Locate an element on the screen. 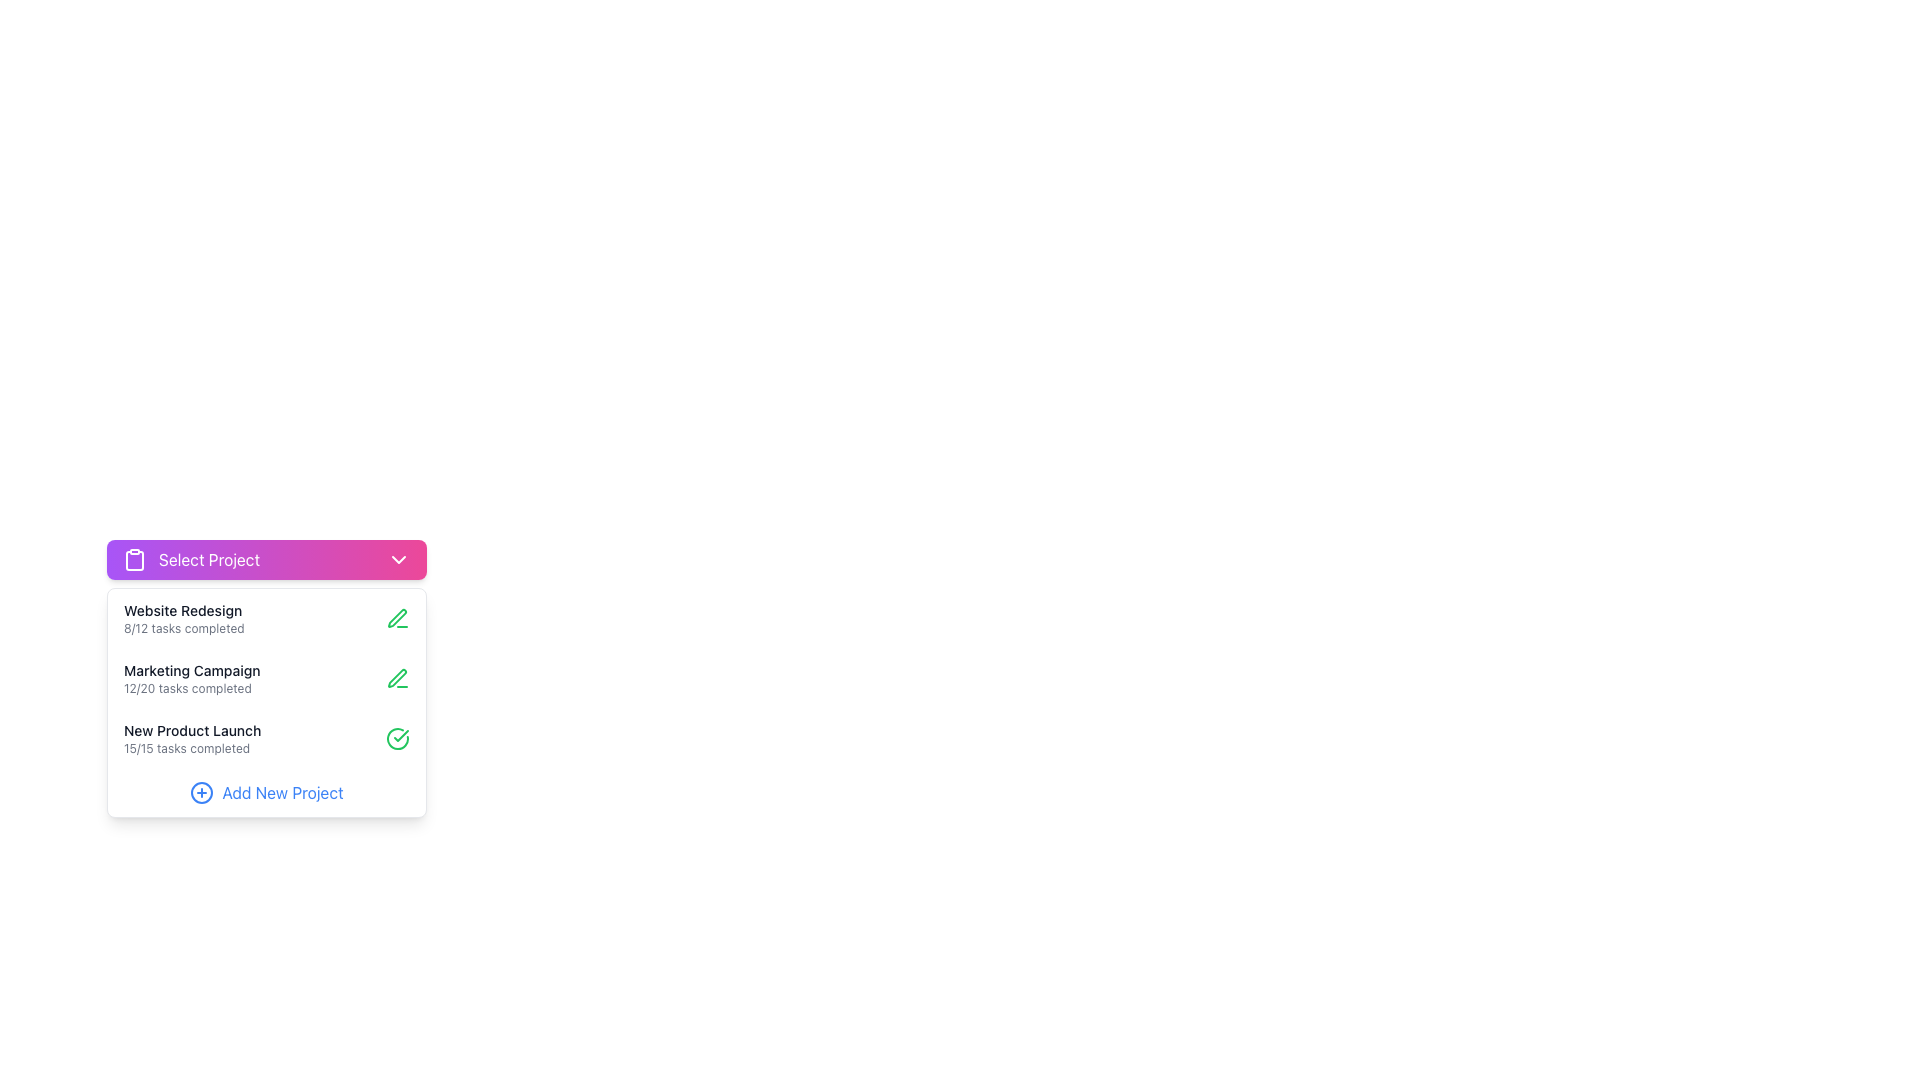  the text label displaying '12/20 tasks completed', which is styled with a small font size and gray color, located directly below the 'Marketing Campaign' title is located at coordinates (192, 688).